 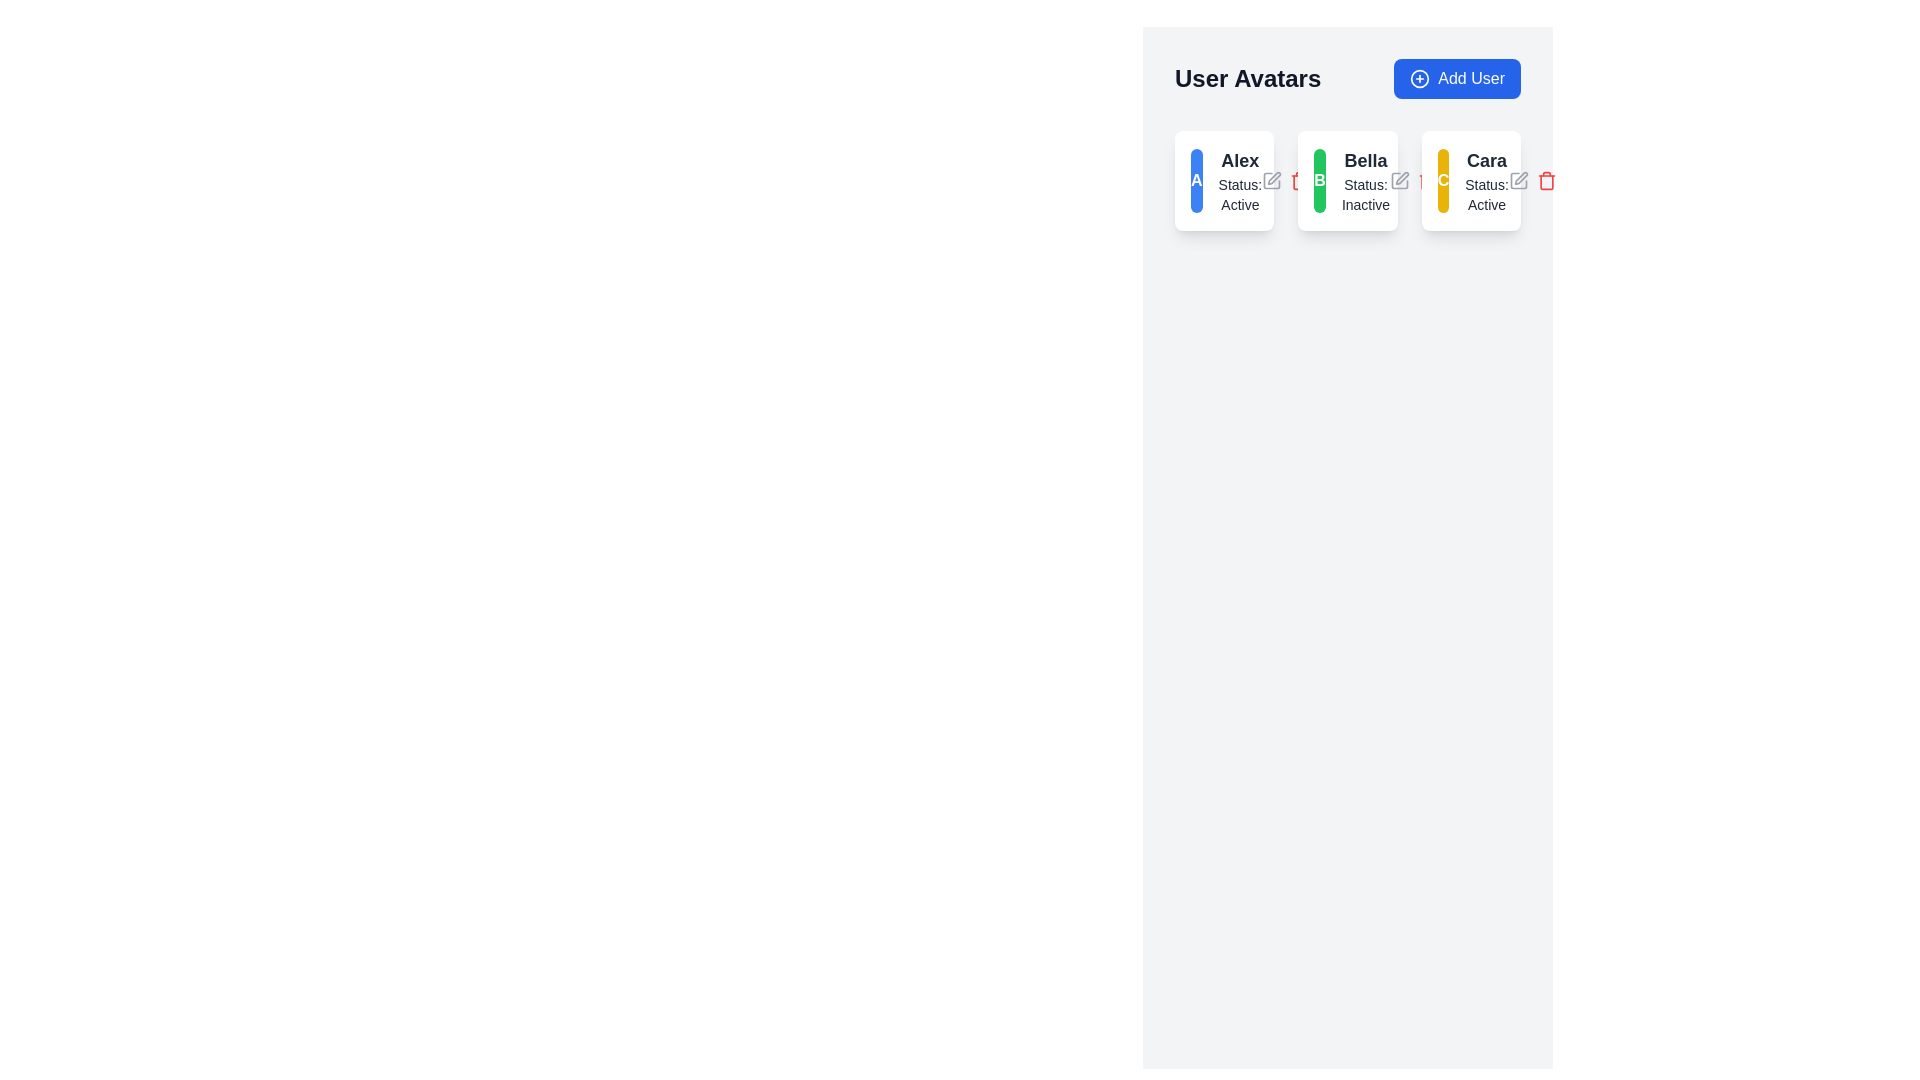 I want to click on text label displaying 'User Avatars', which is a bold heading located at the top left of the section heading area, to the left of the 'Add User' button, so click(x=1247, y=77).